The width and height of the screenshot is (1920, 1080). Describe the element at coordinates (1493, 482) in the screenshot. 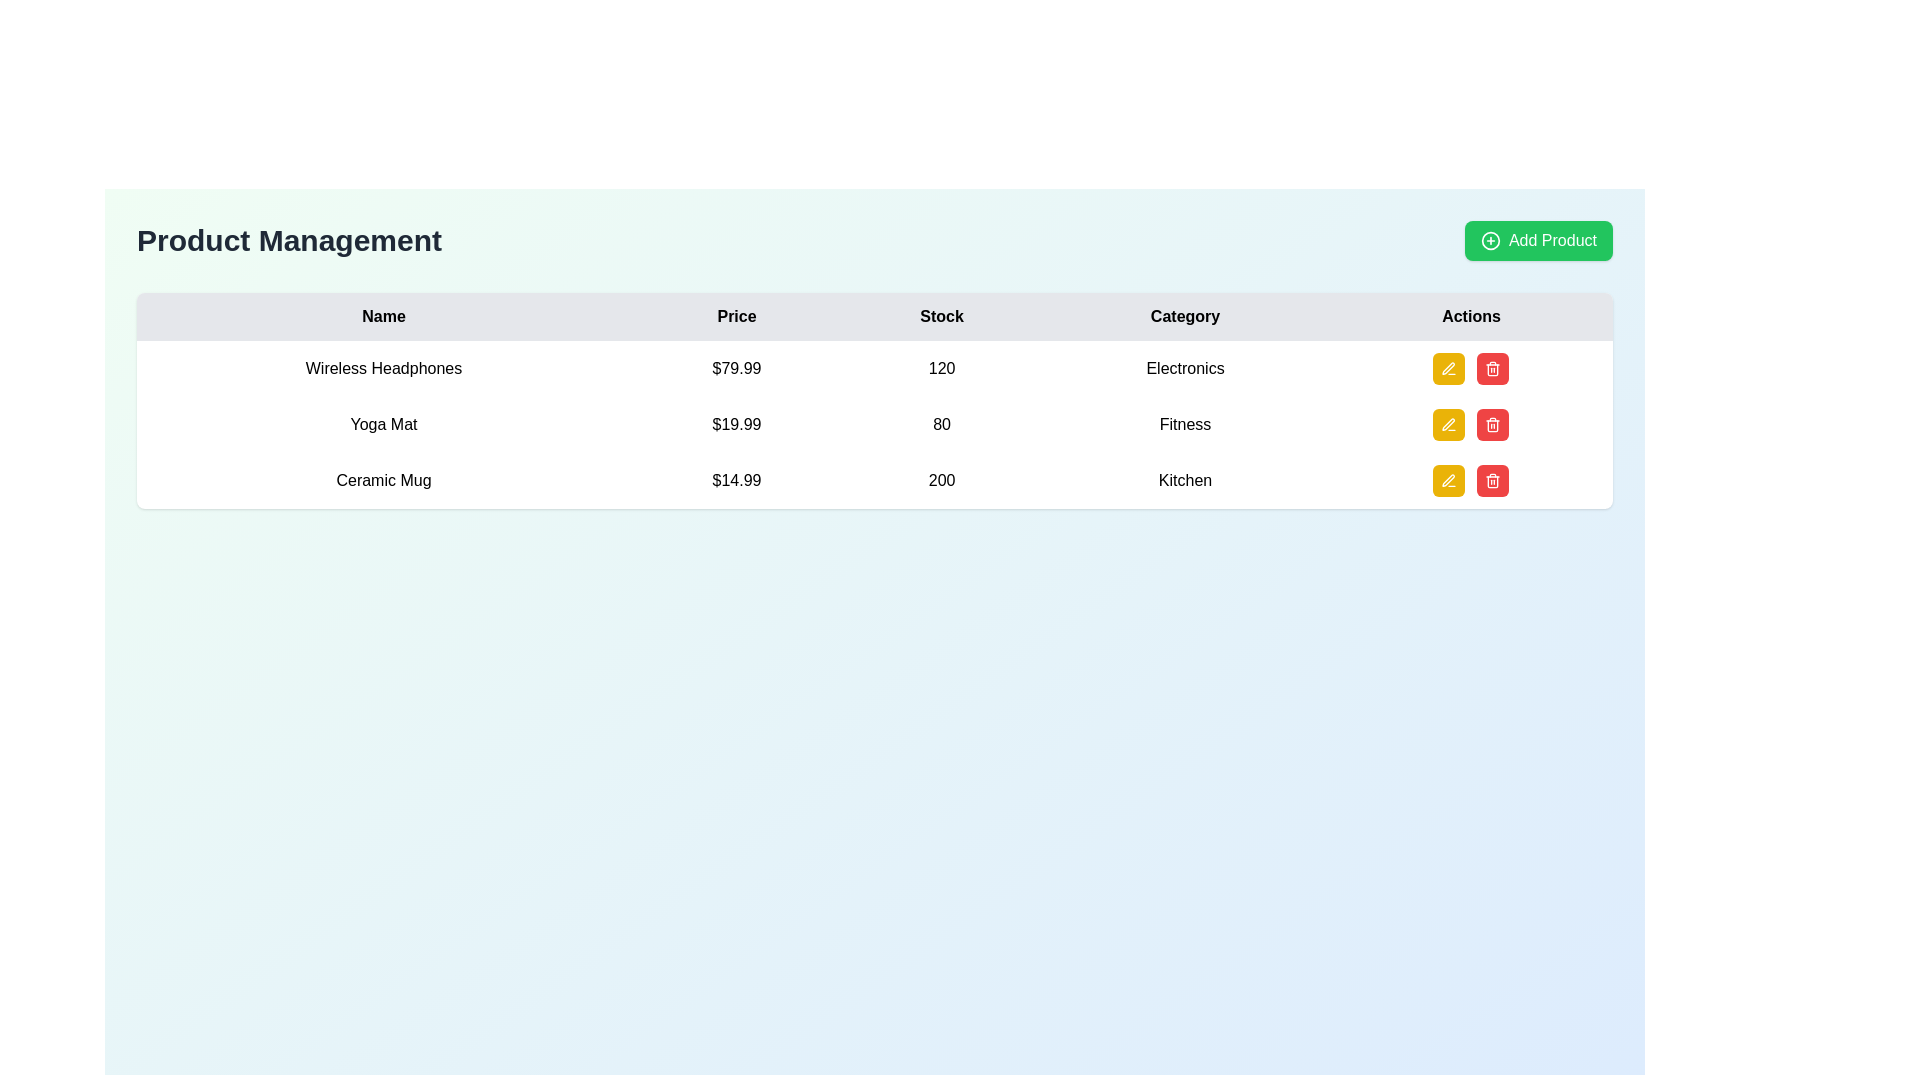

I see `the main body of the trash can icon located in the 'Actions' column of the table row, which is used for the delete action` at that location.